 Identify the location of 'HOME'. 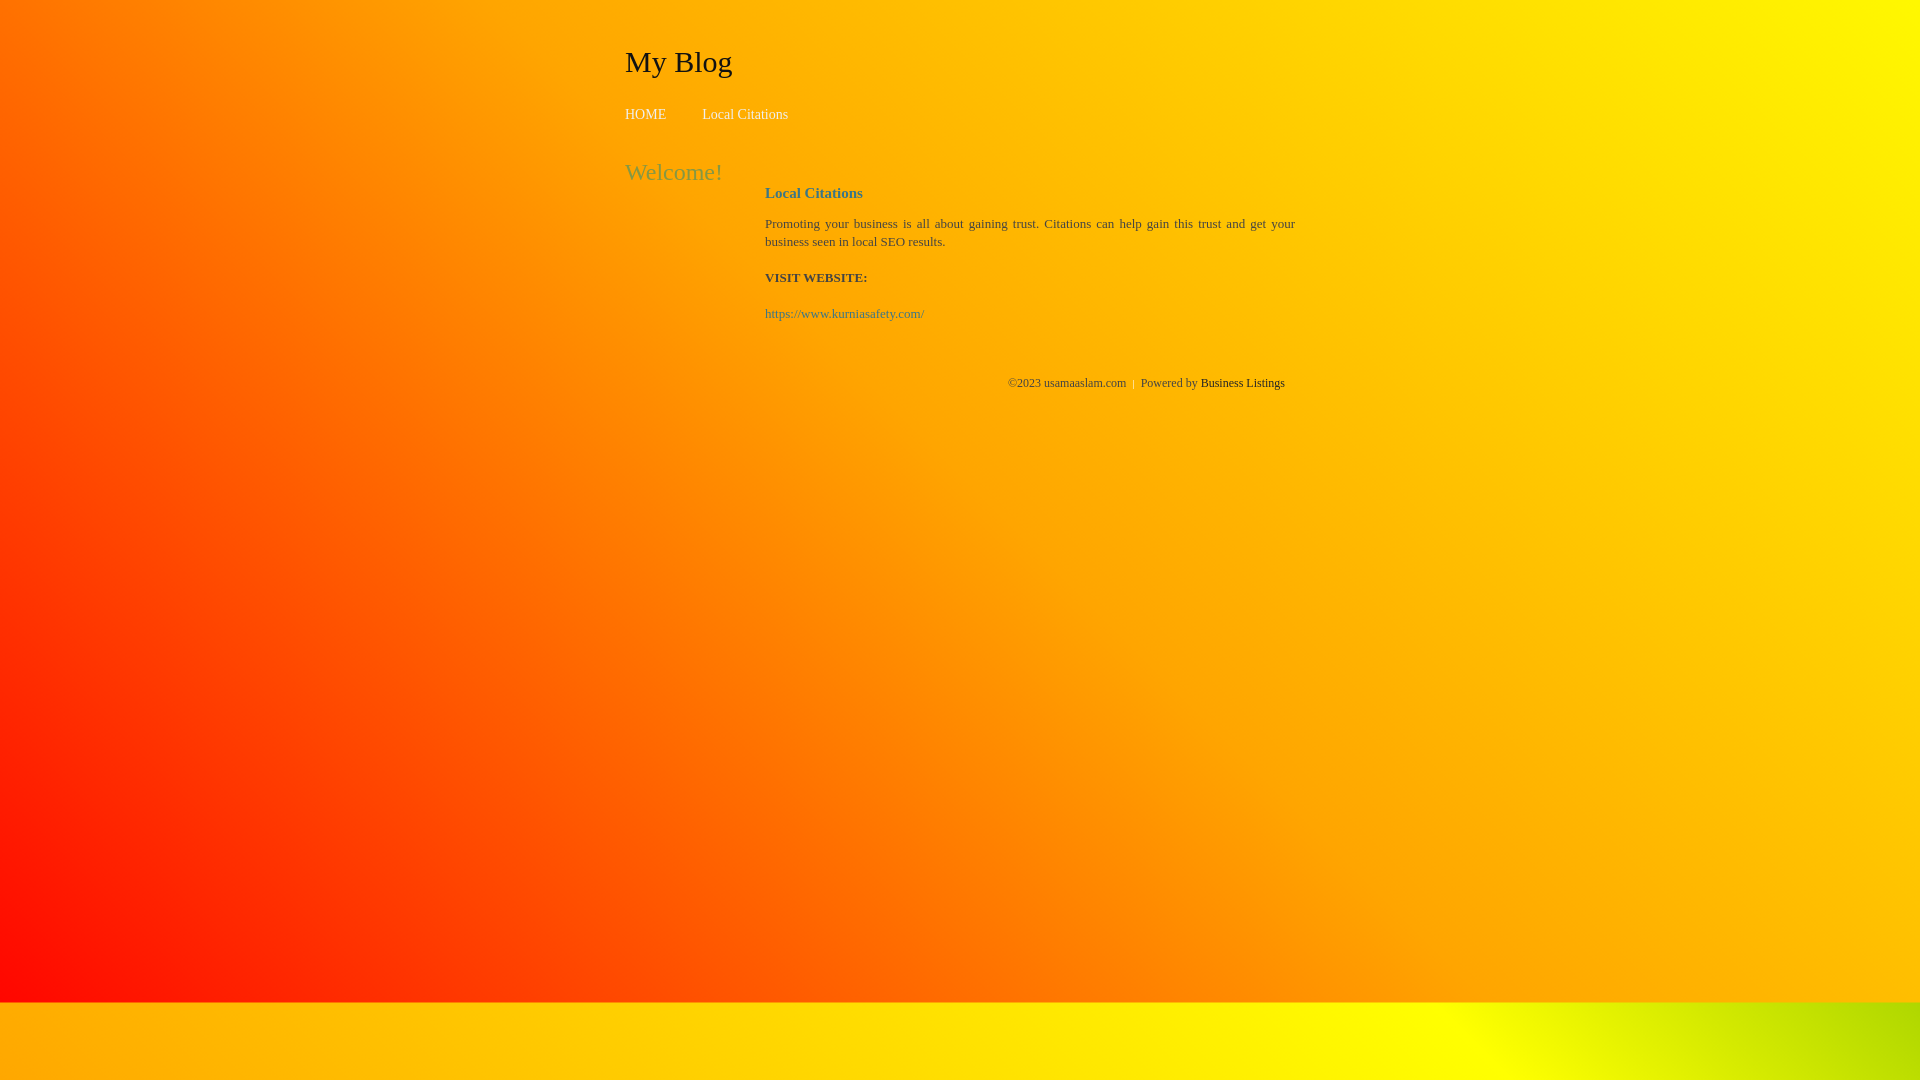
(645, 114).